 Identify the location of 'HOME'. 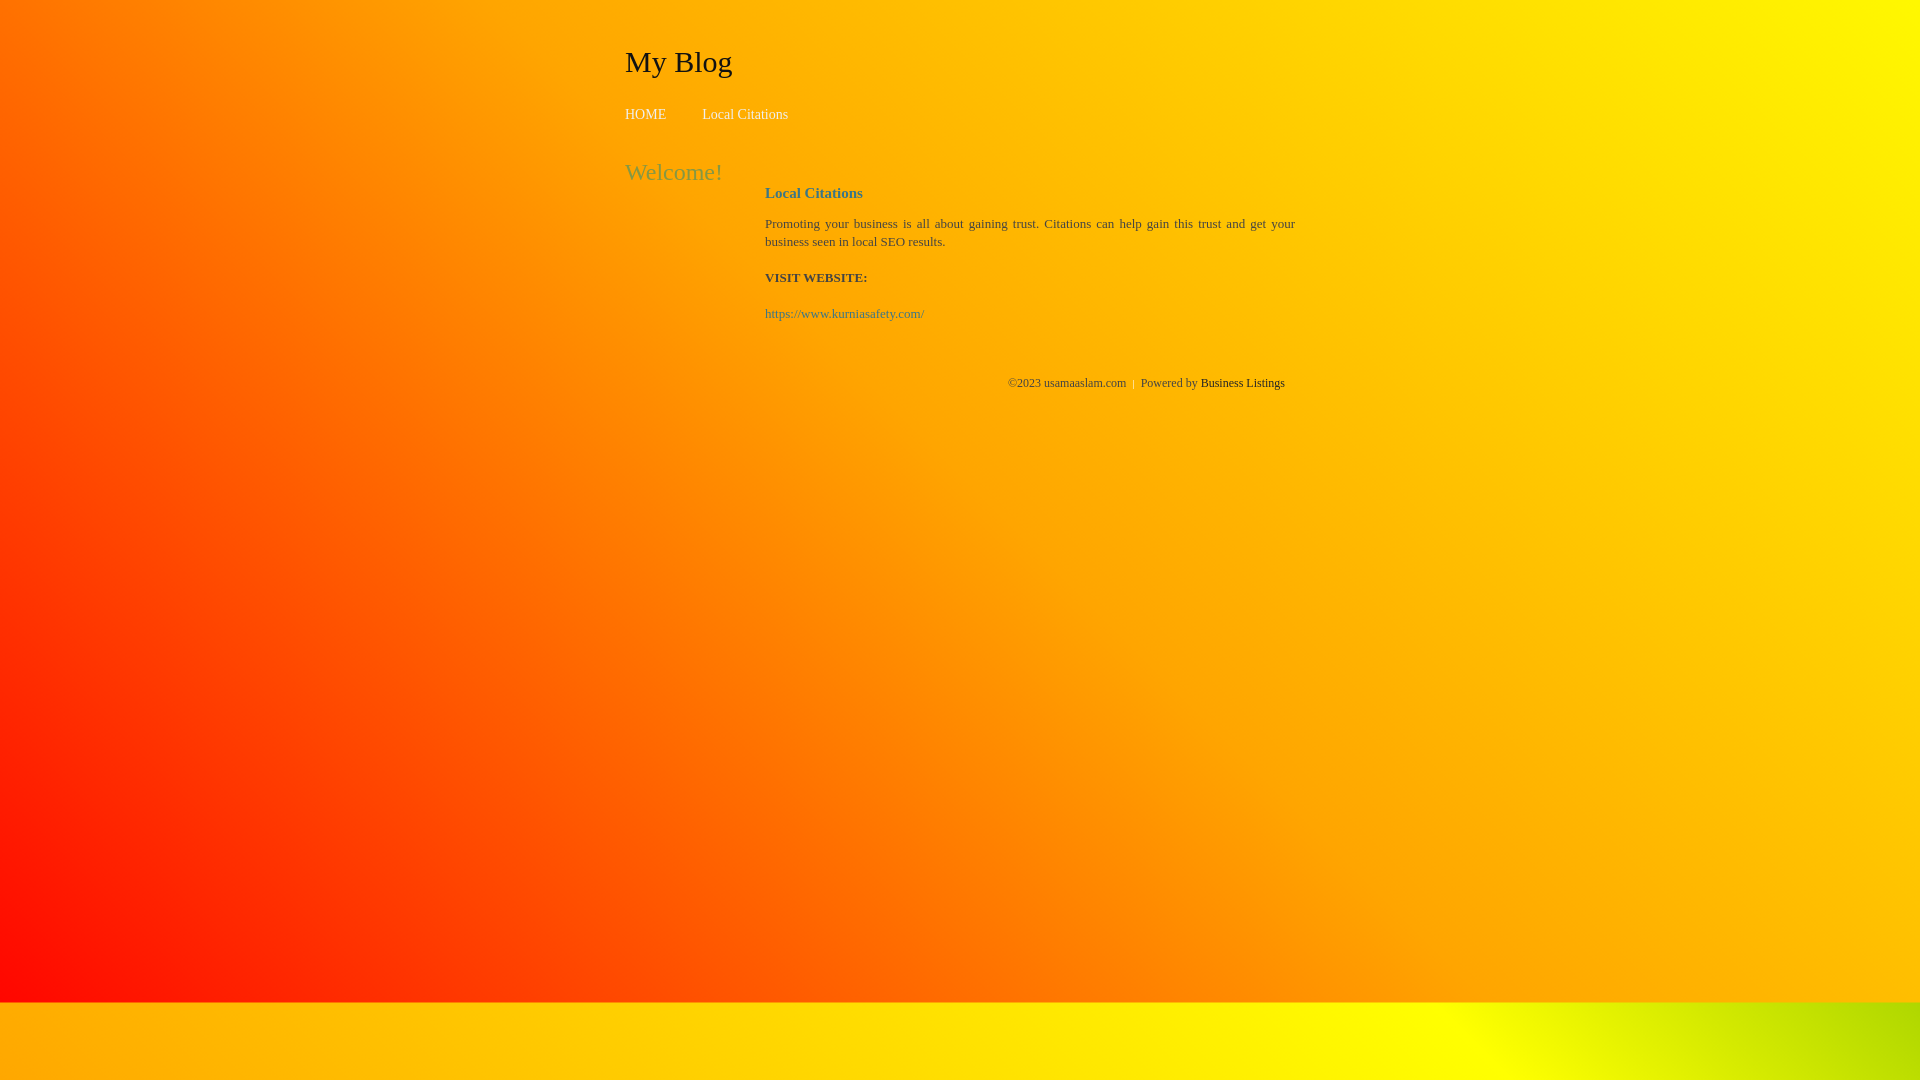
(645, 114).